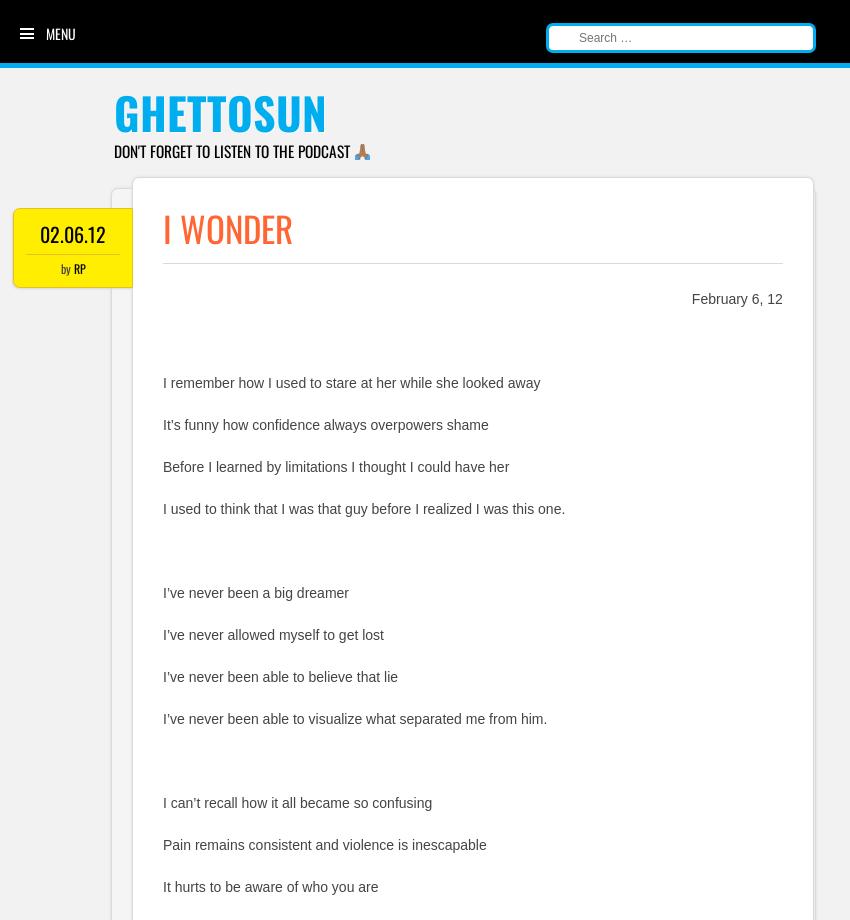  I want to click on 'Pain remains consistent and violence is inescapable', so click(324, 844).